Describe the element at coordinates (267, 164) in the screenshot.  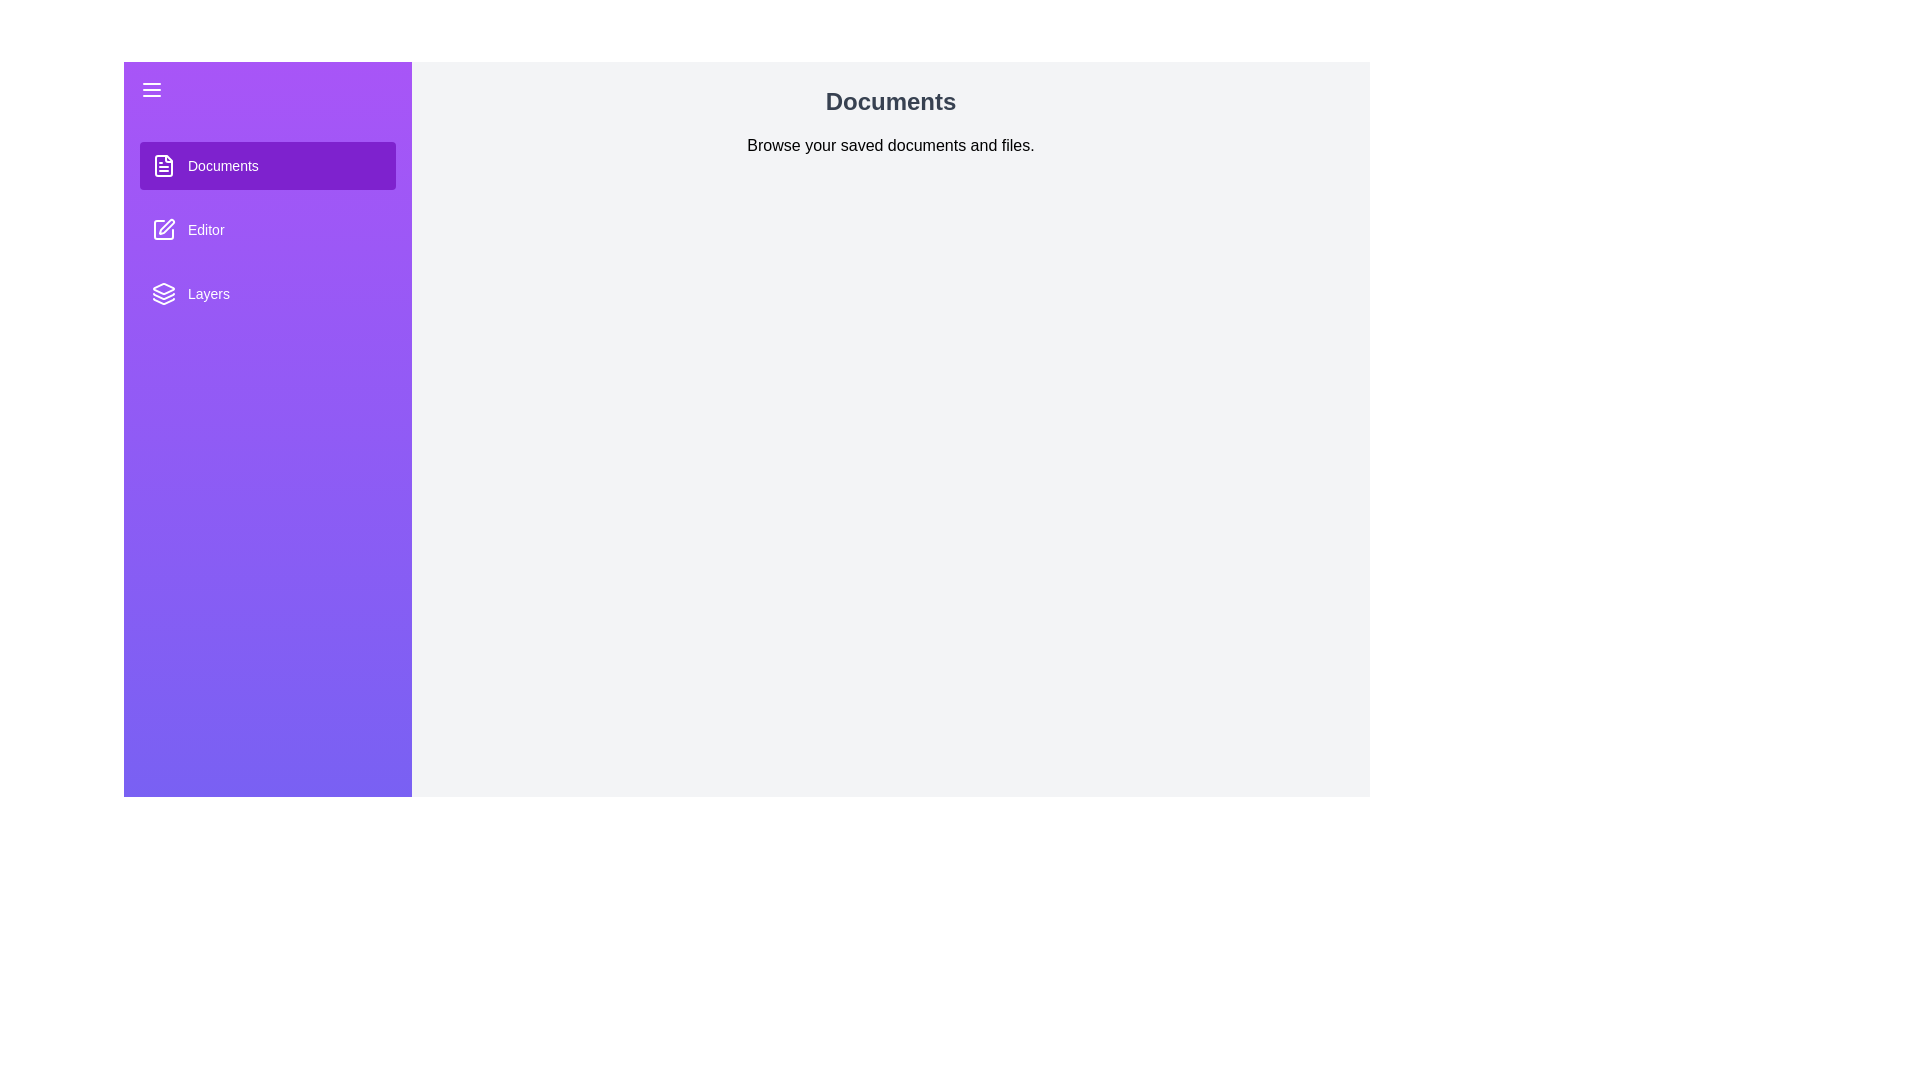
I see `the section named Documents` at that location.